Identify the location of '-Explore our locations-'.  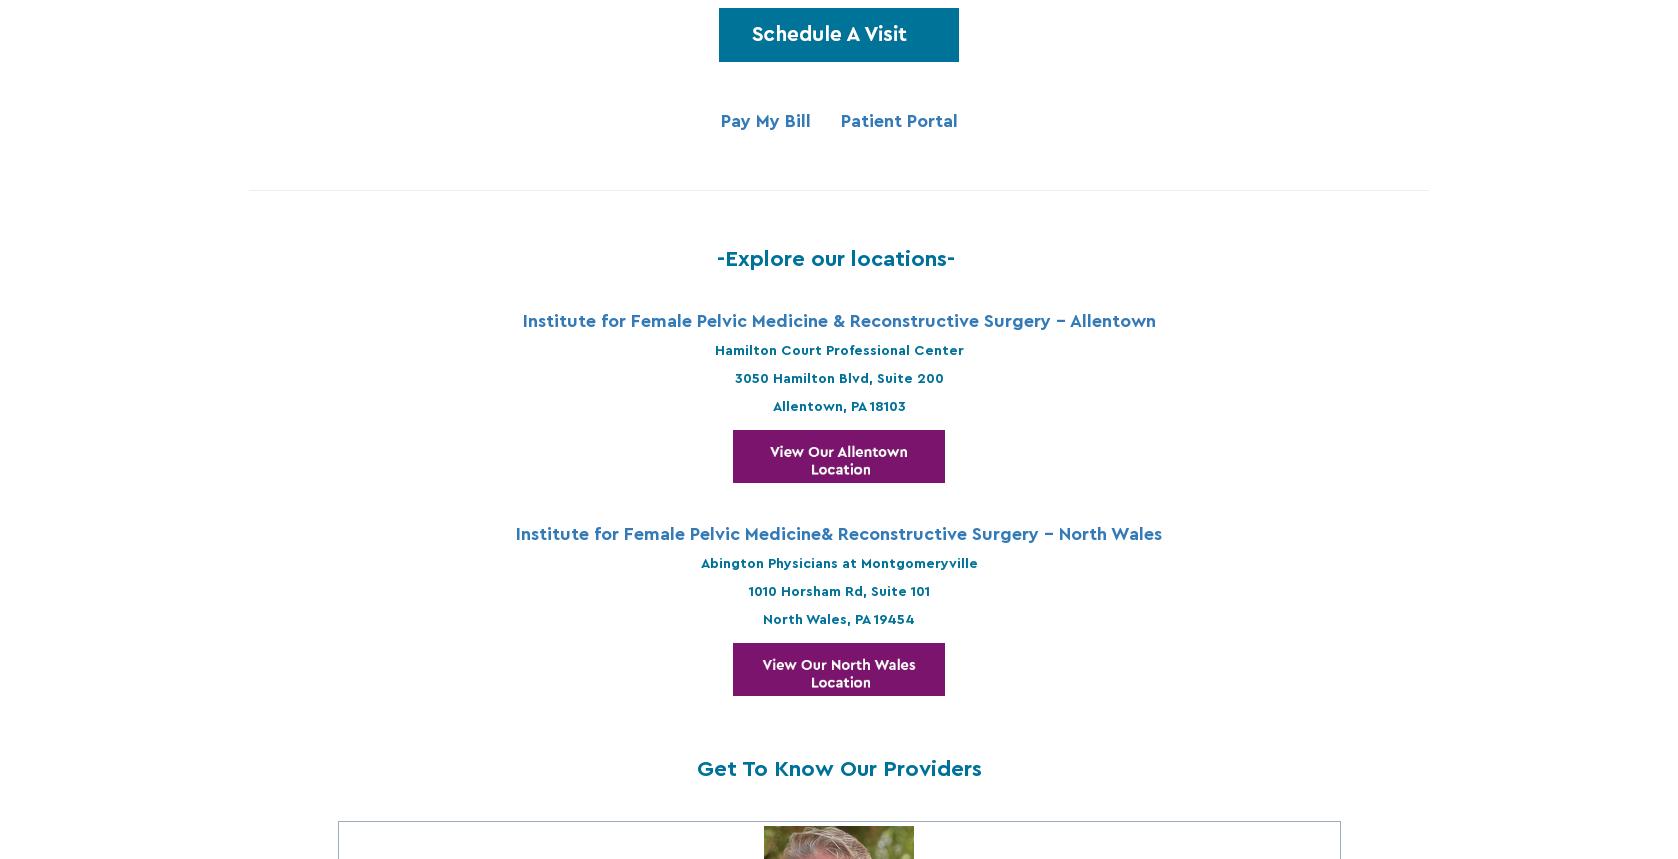
(839, 256).